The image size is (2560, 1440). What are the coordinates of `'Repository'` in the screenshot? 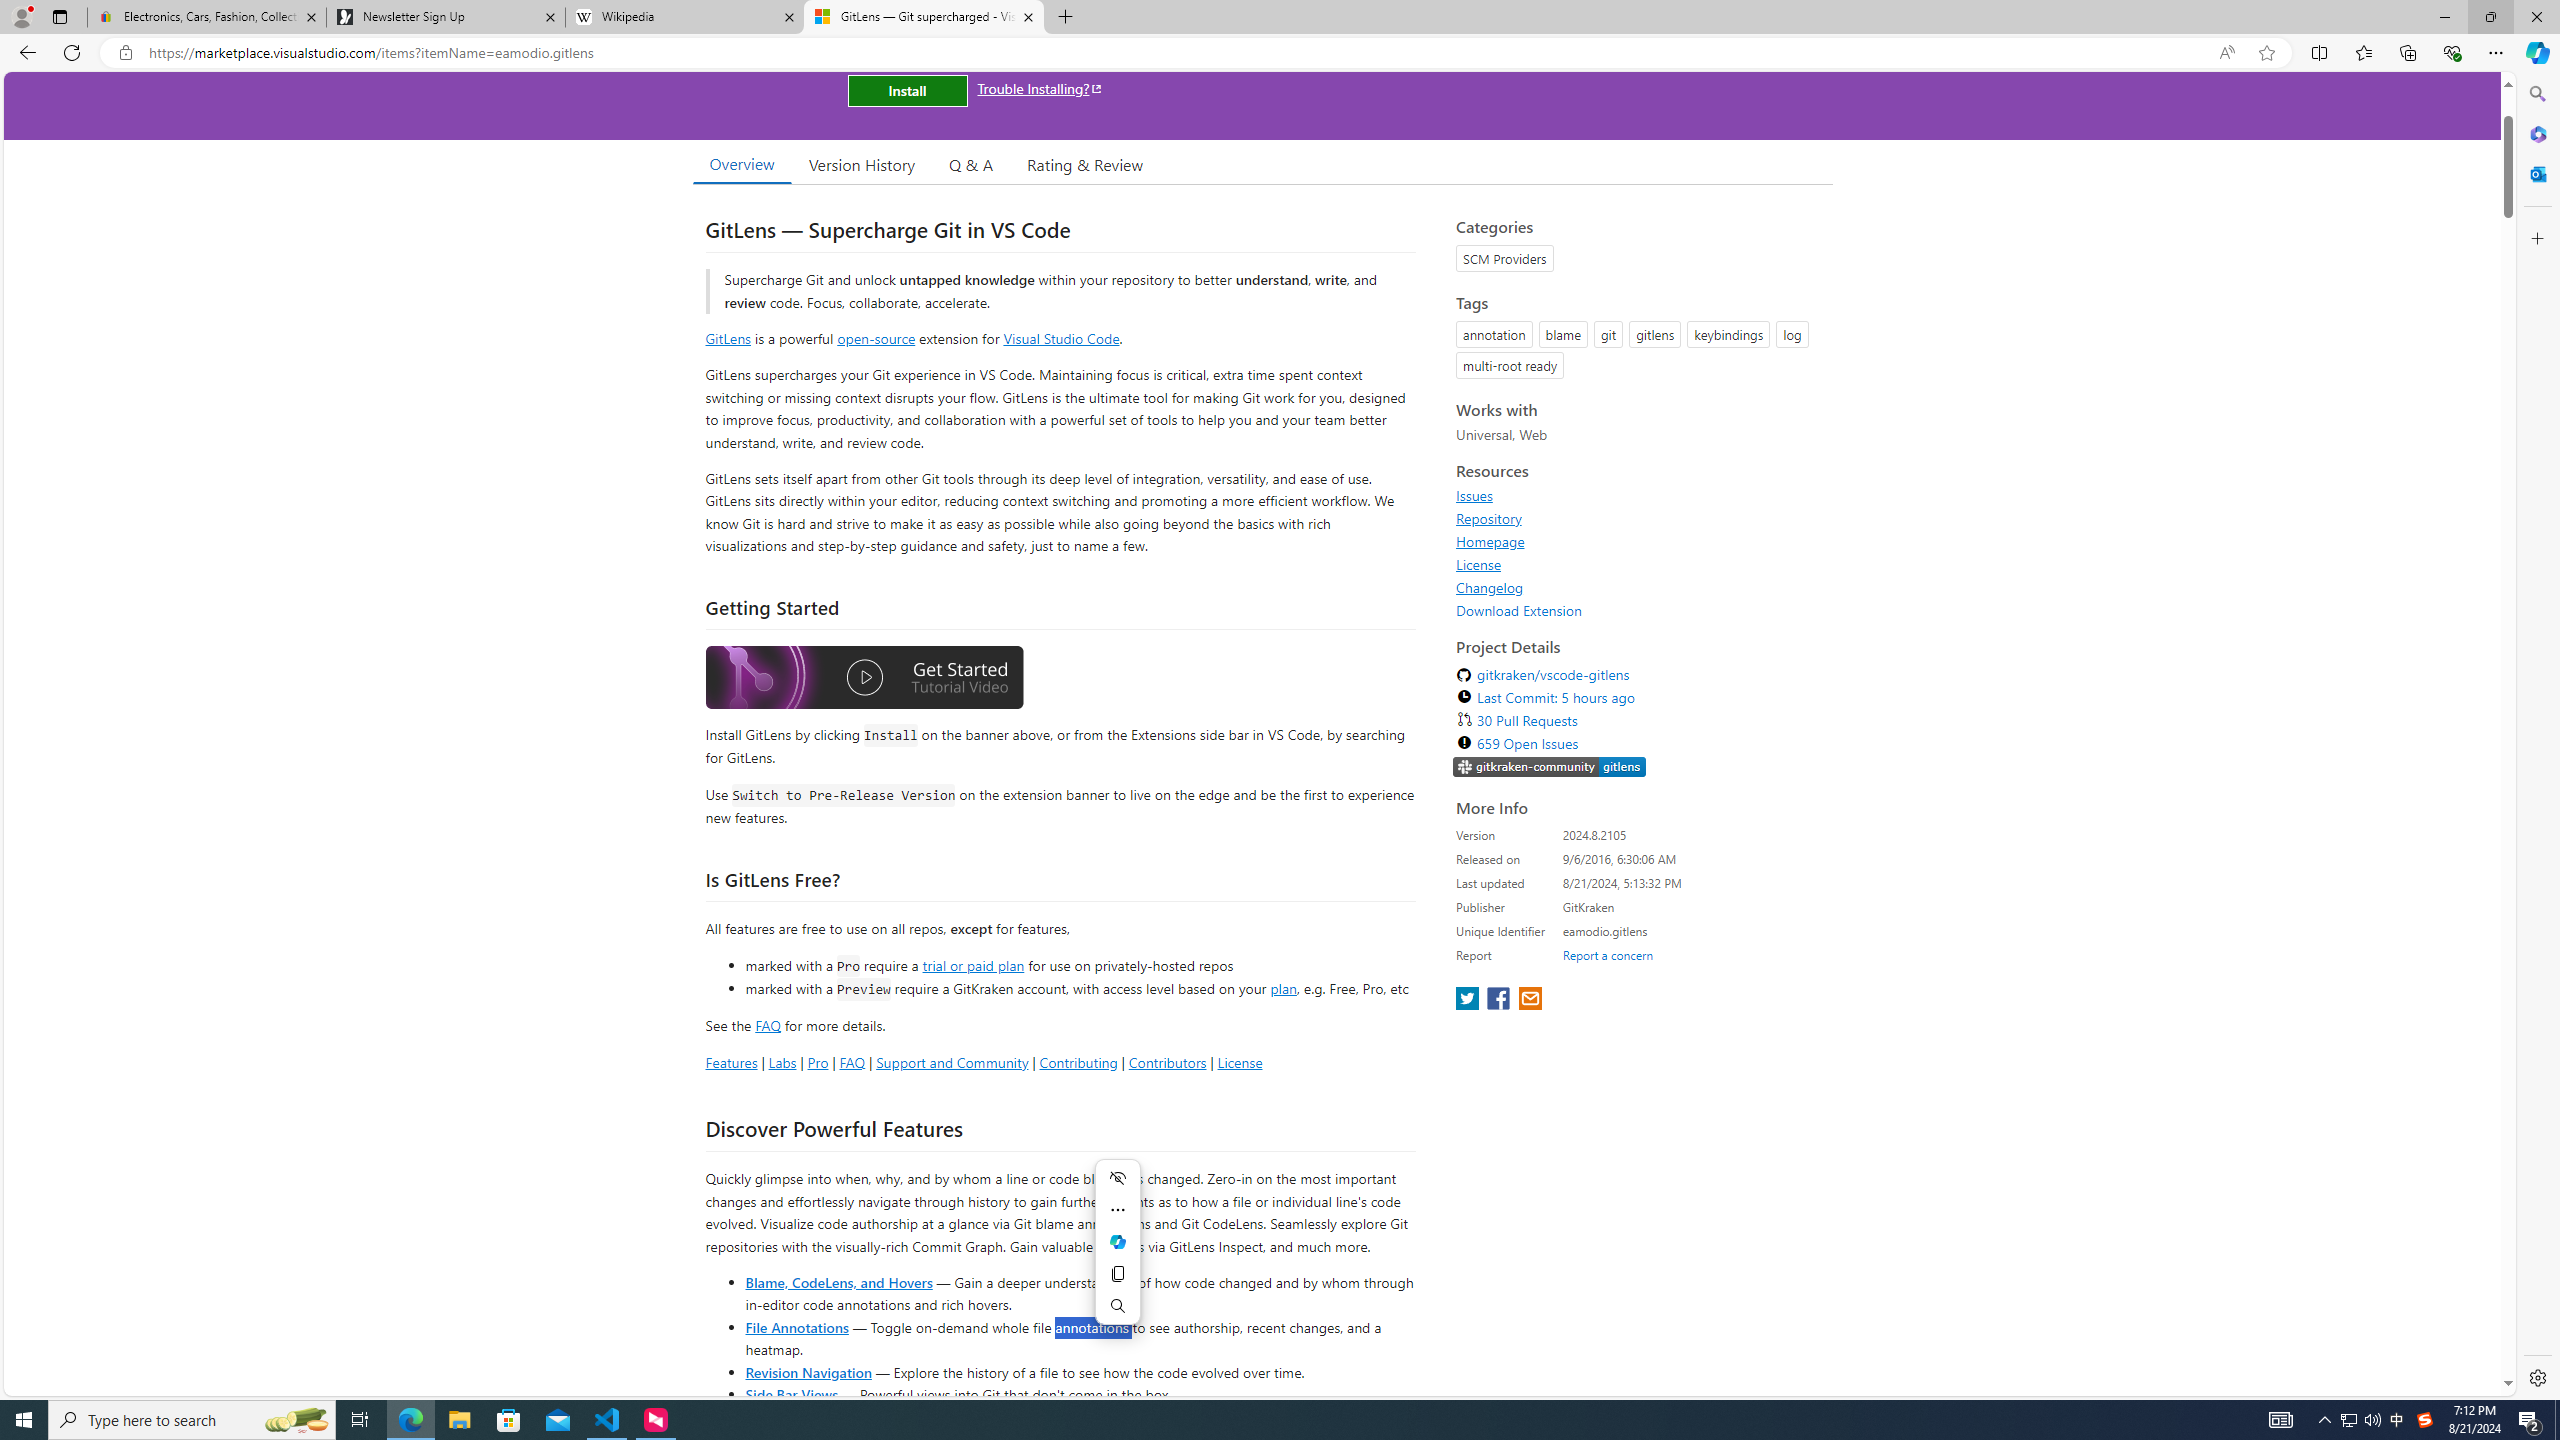 It's located at (1488, 517).